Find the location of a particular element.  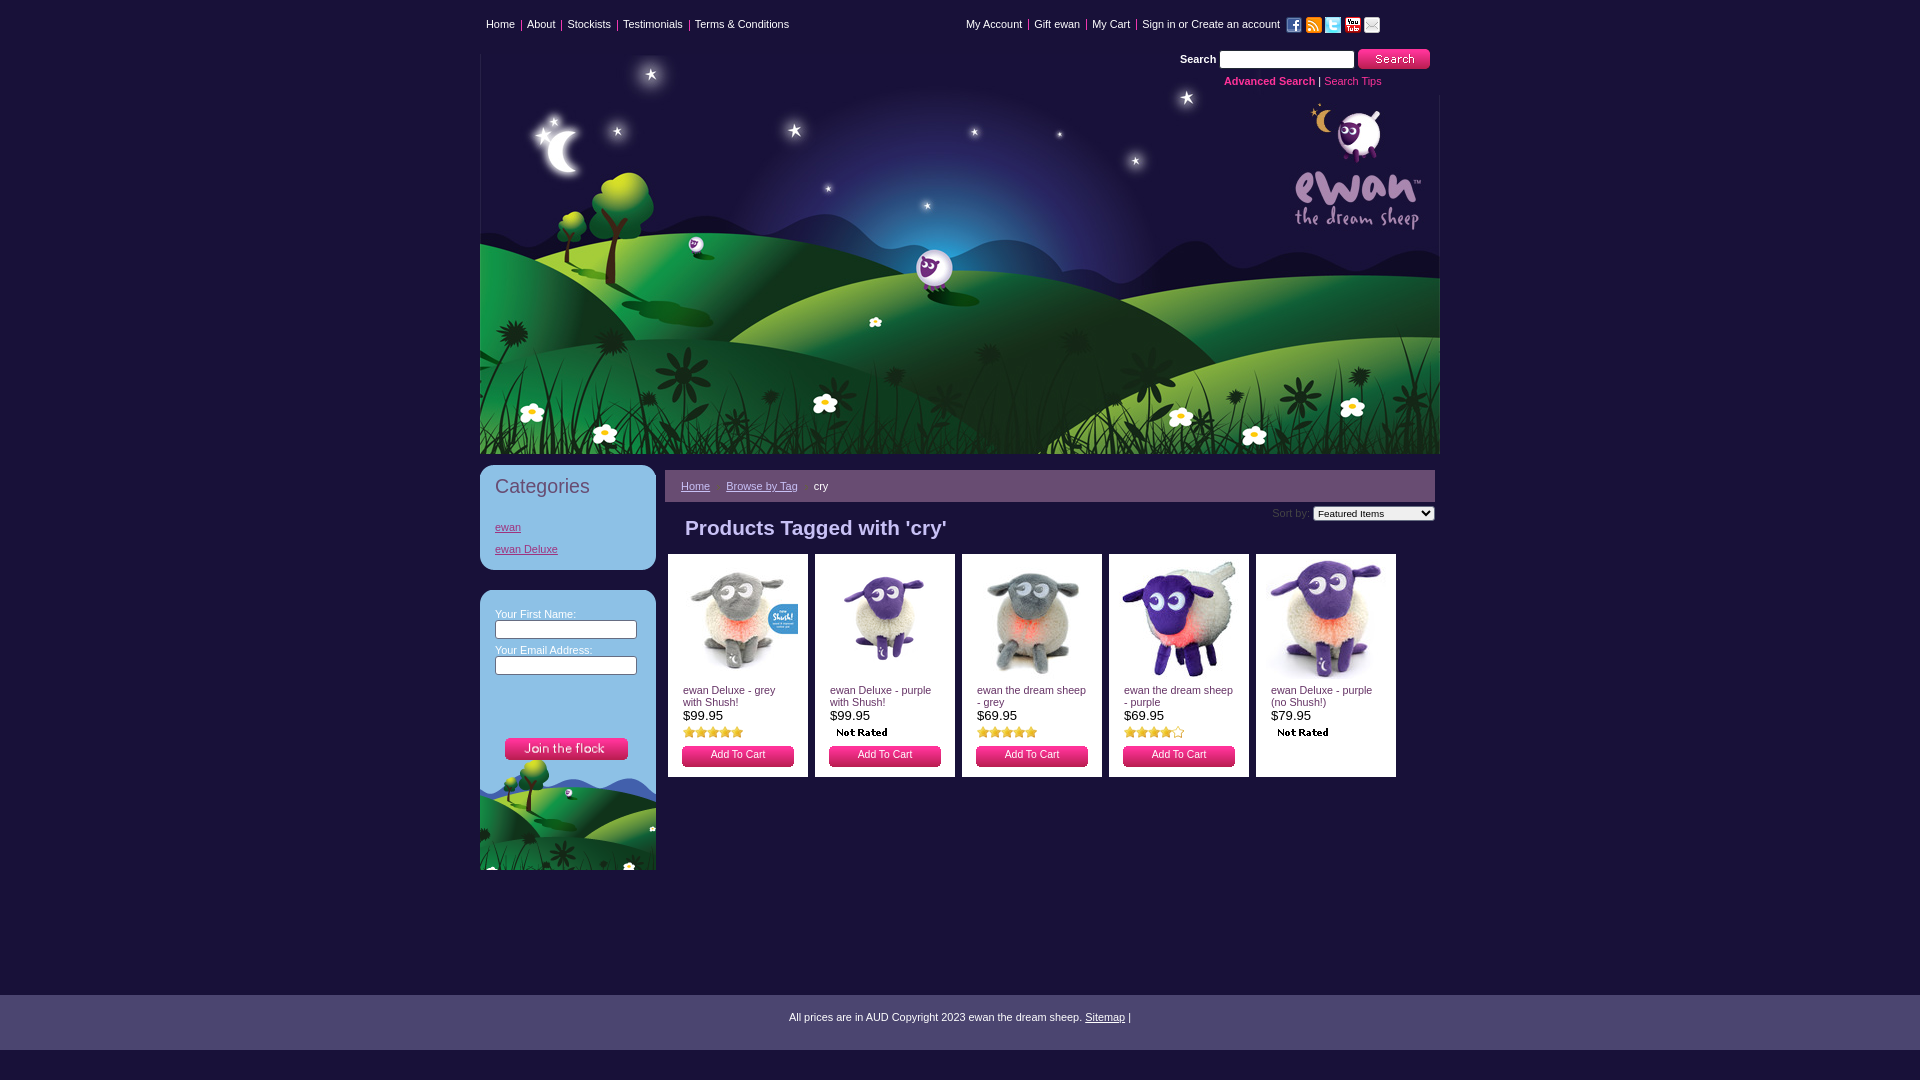

'Sitemap' is located at coordinates (1103, 1017).